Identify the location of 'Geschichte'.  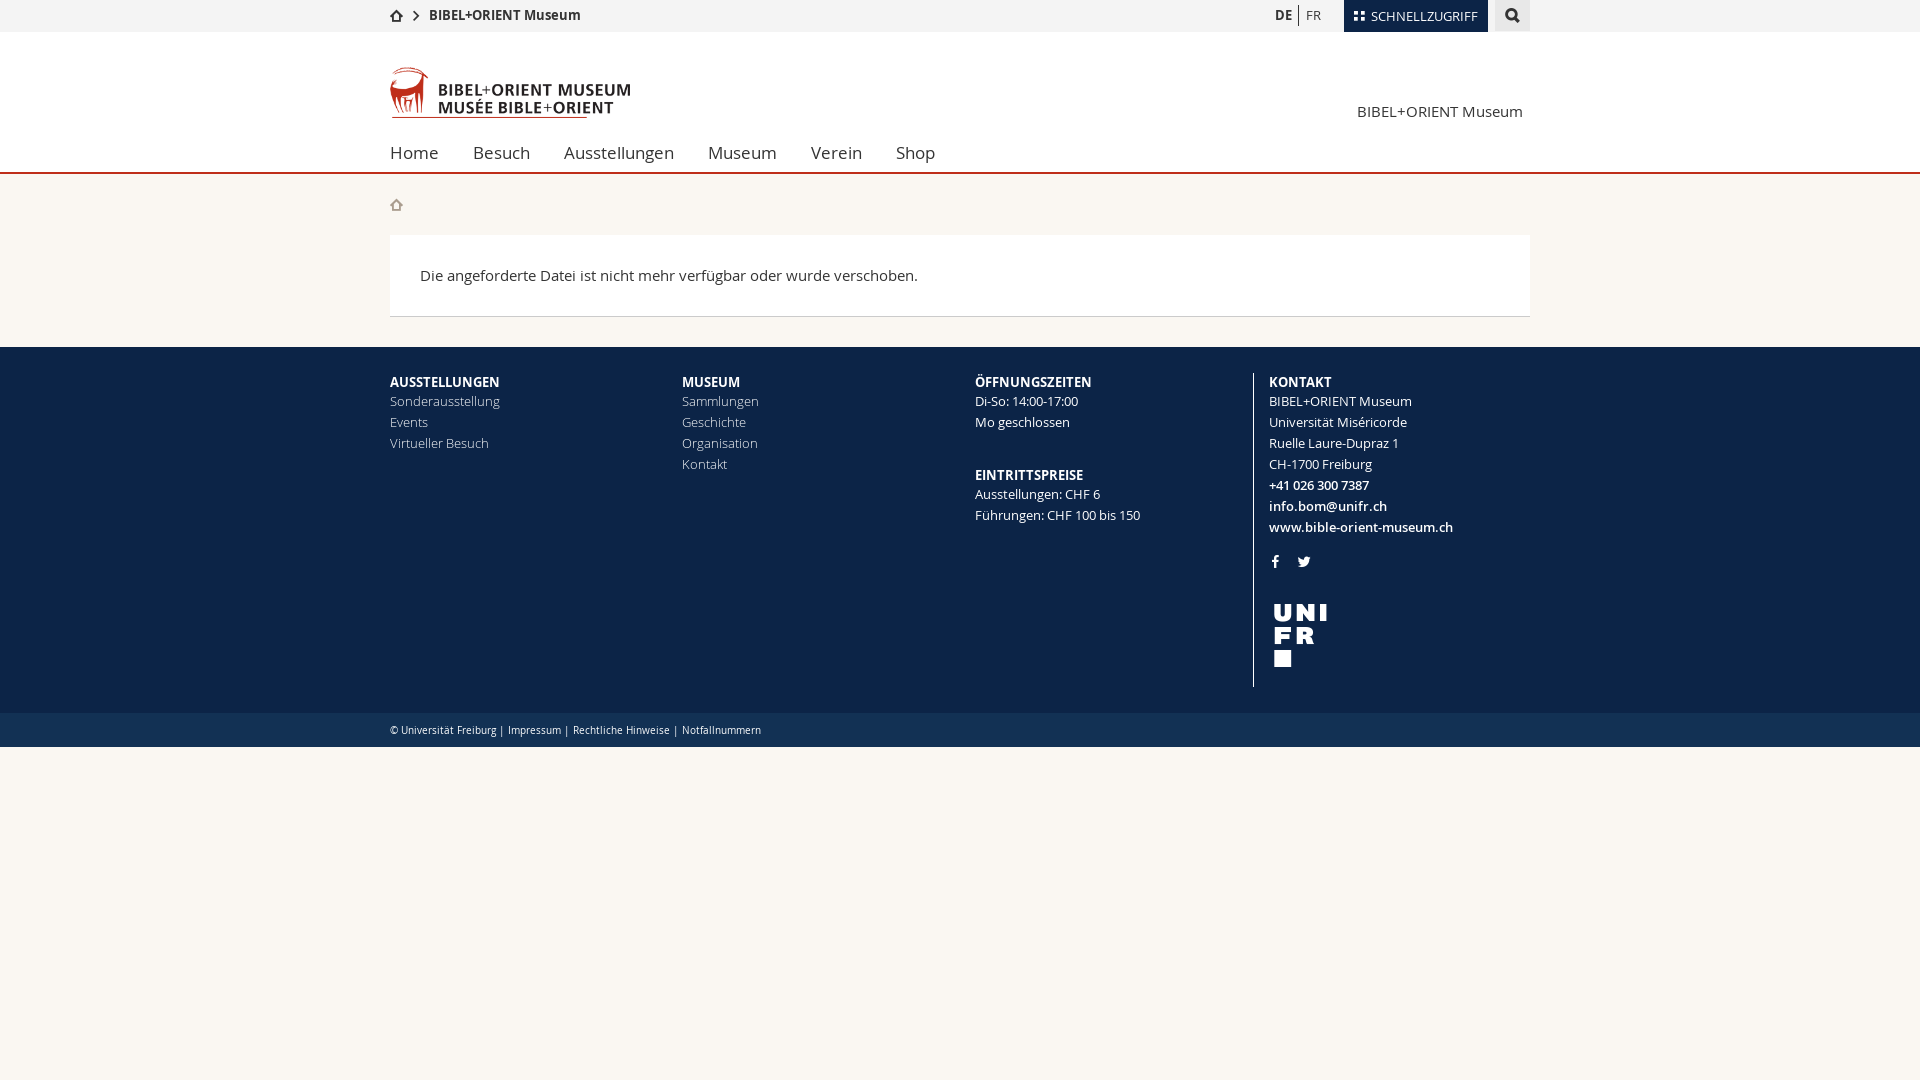
(714, 420).